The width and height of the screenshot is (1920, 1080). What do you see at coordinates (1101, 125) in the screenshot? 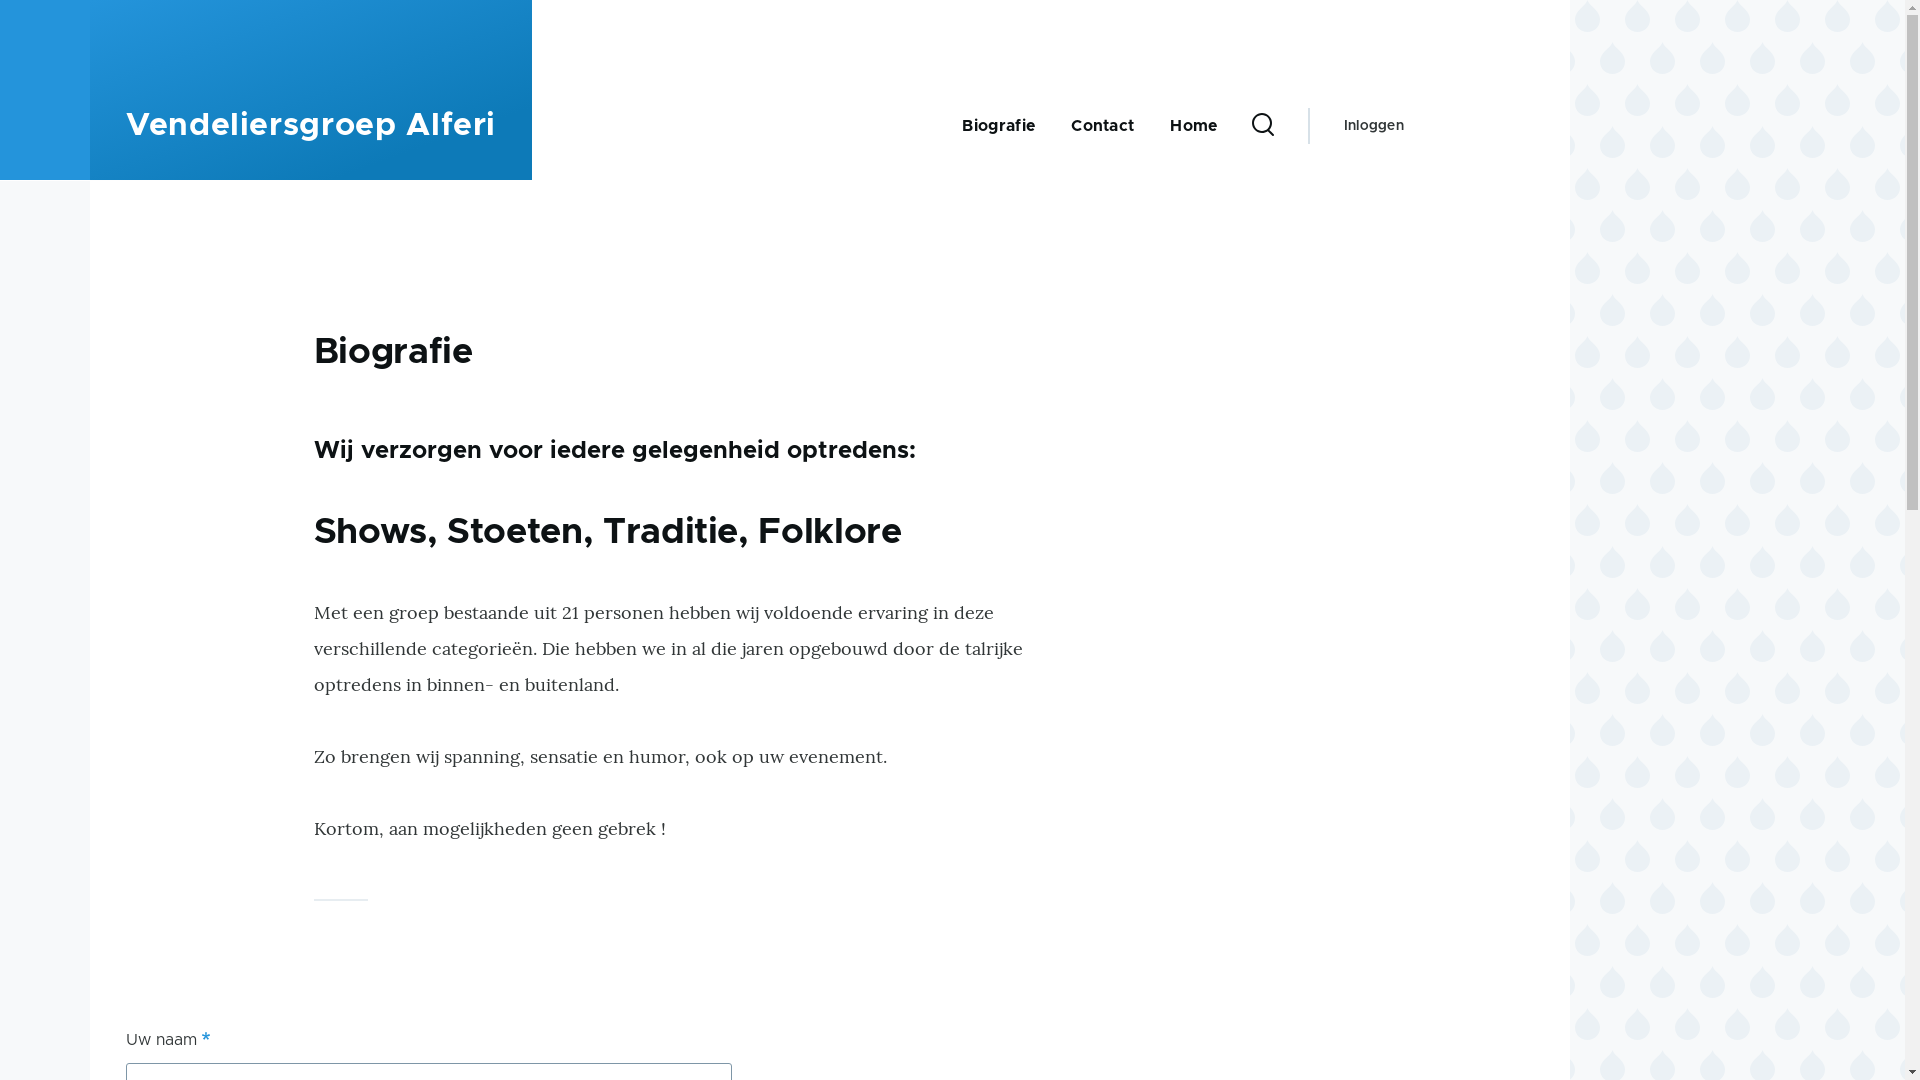
I see `'Contact'` at bounding box center [1101, 125].